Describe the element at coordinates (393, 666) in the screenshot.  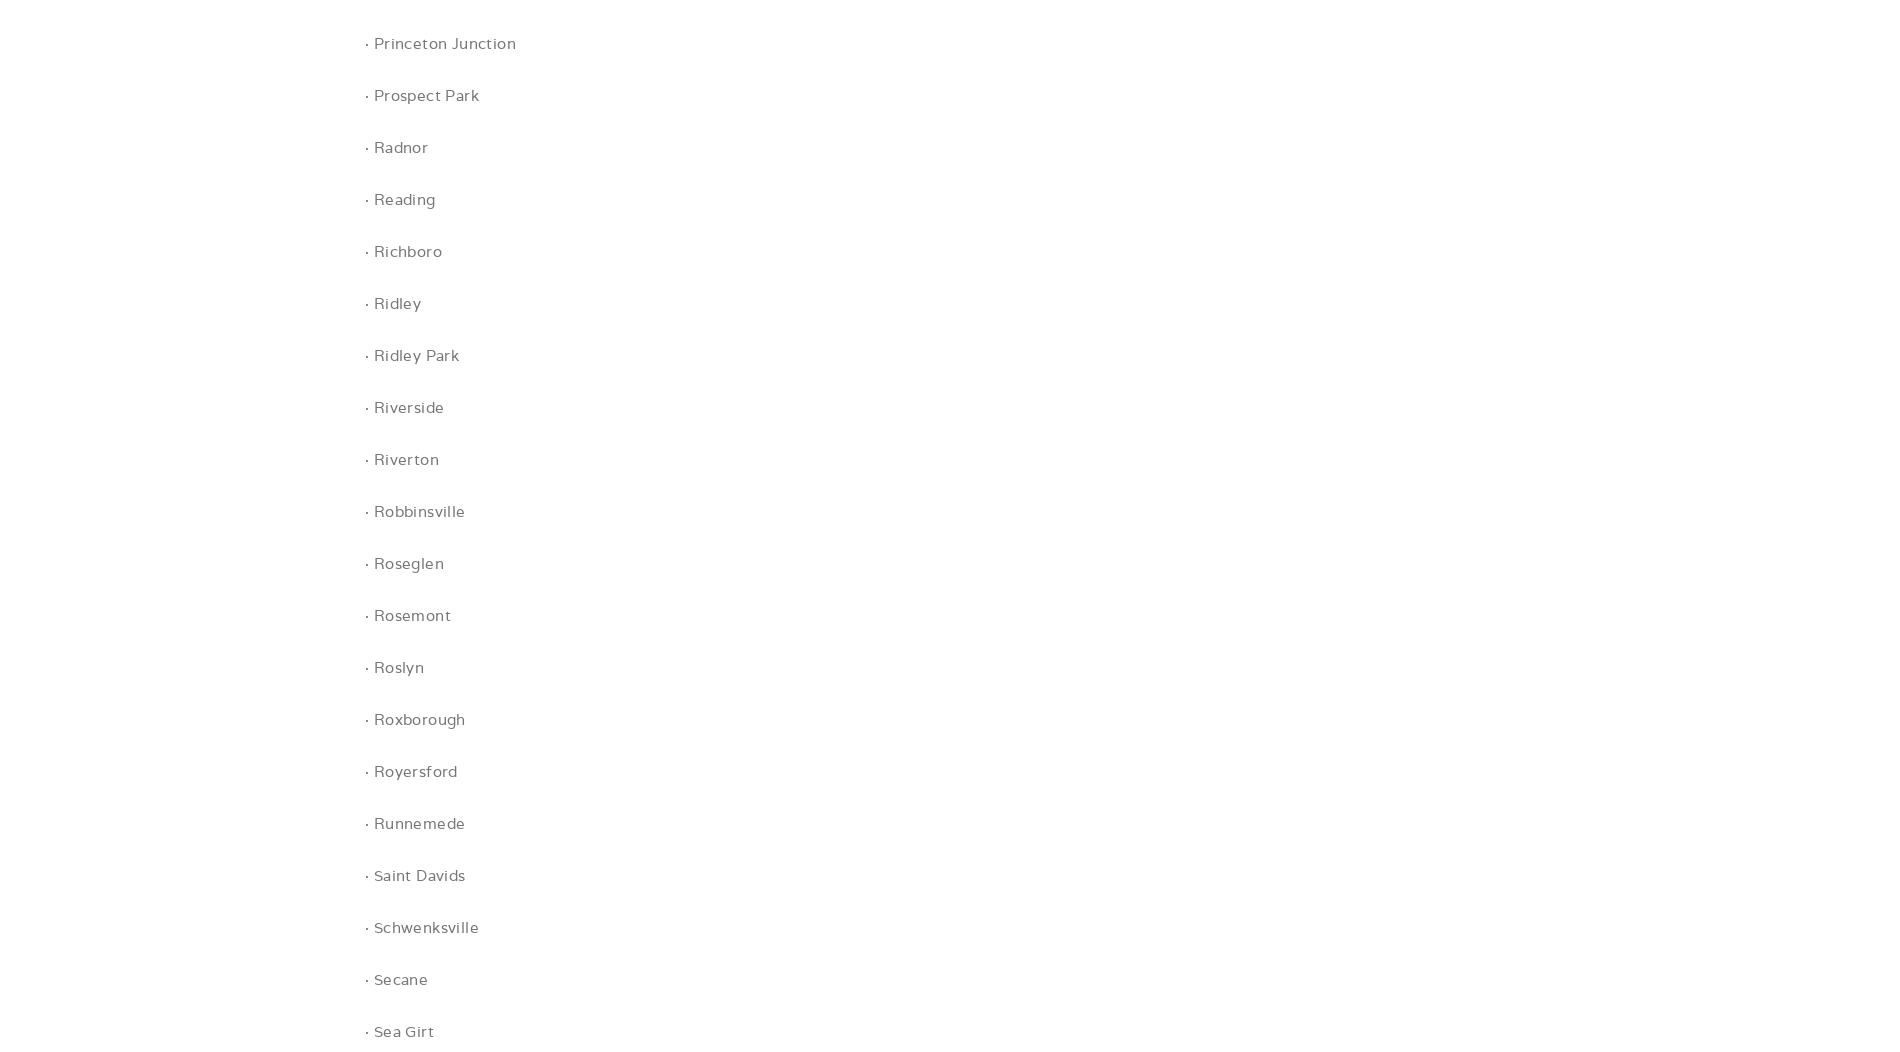
I see `'· Roslyn'` at that location.